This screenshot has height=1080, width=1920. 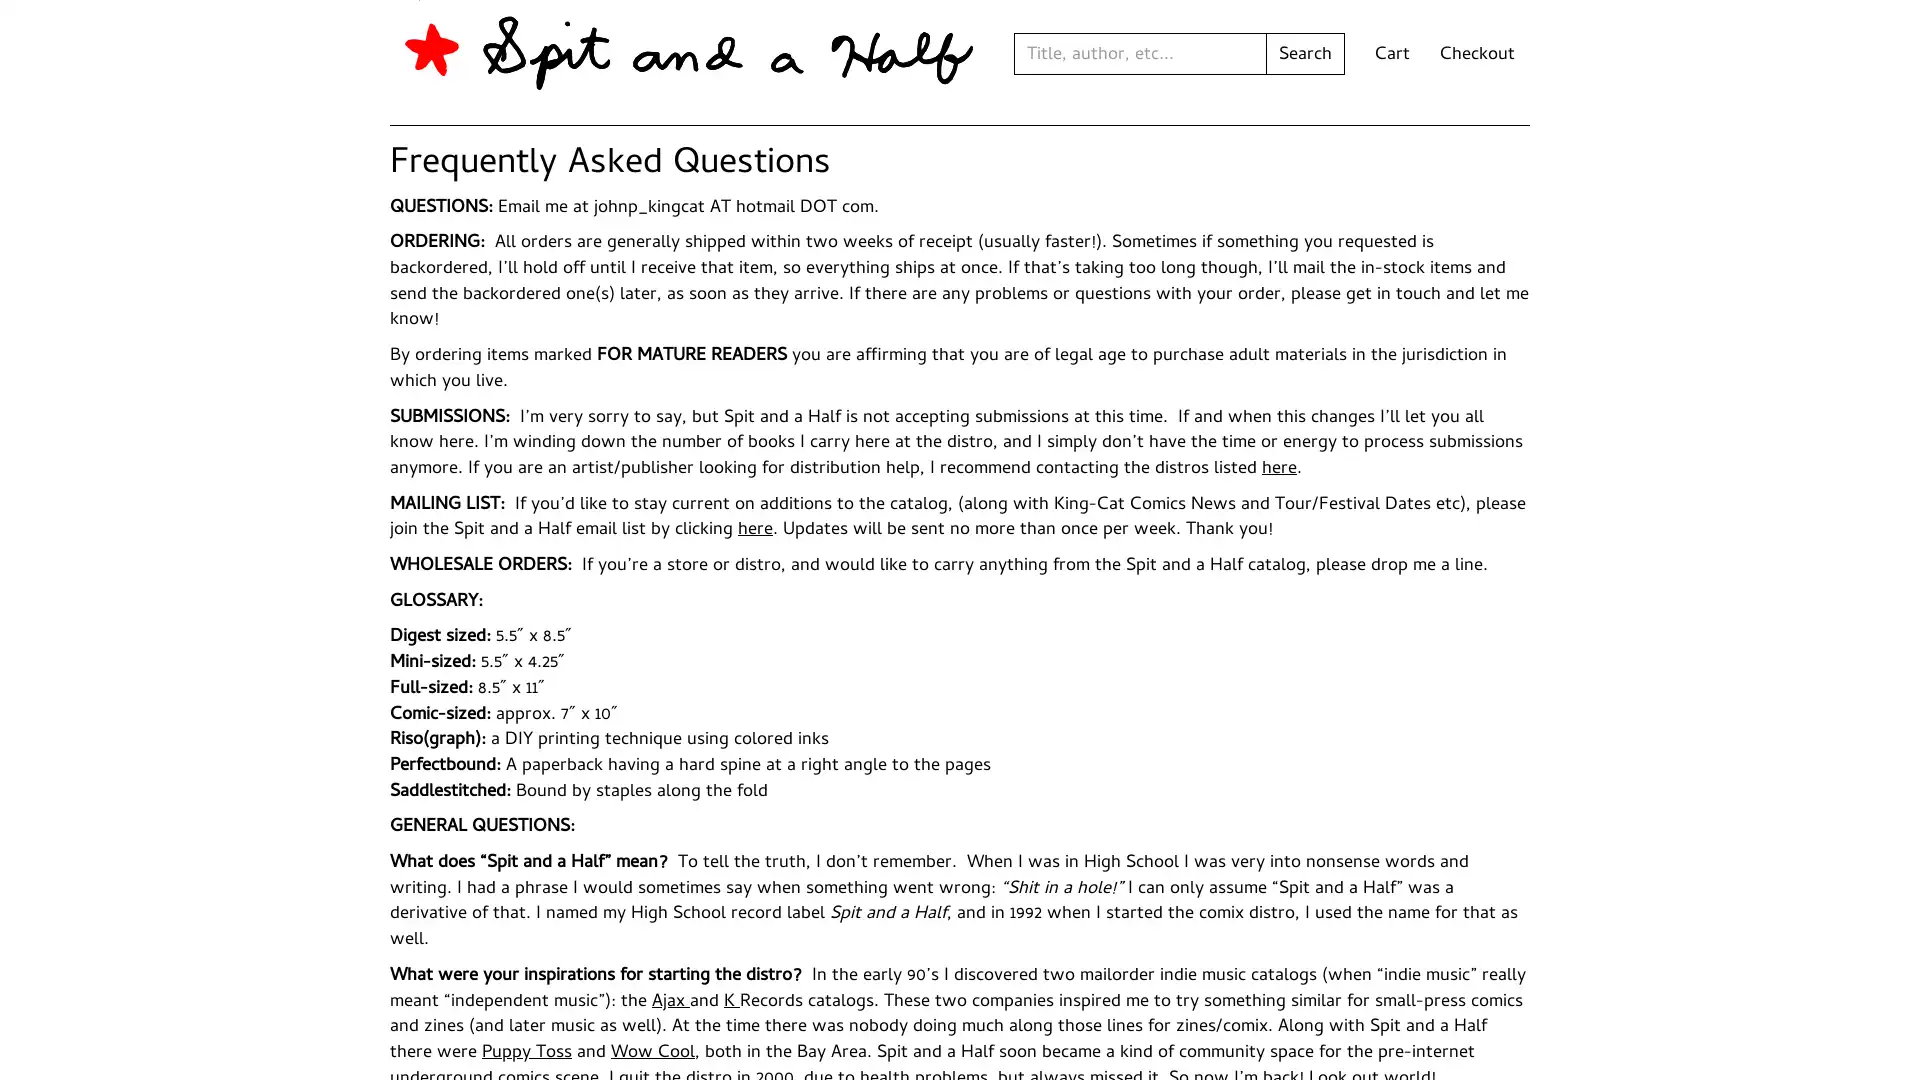 What do you see at coordinates (1305, 53) in the screenshot?
I see `Search` at bounding box center [1305, 53].